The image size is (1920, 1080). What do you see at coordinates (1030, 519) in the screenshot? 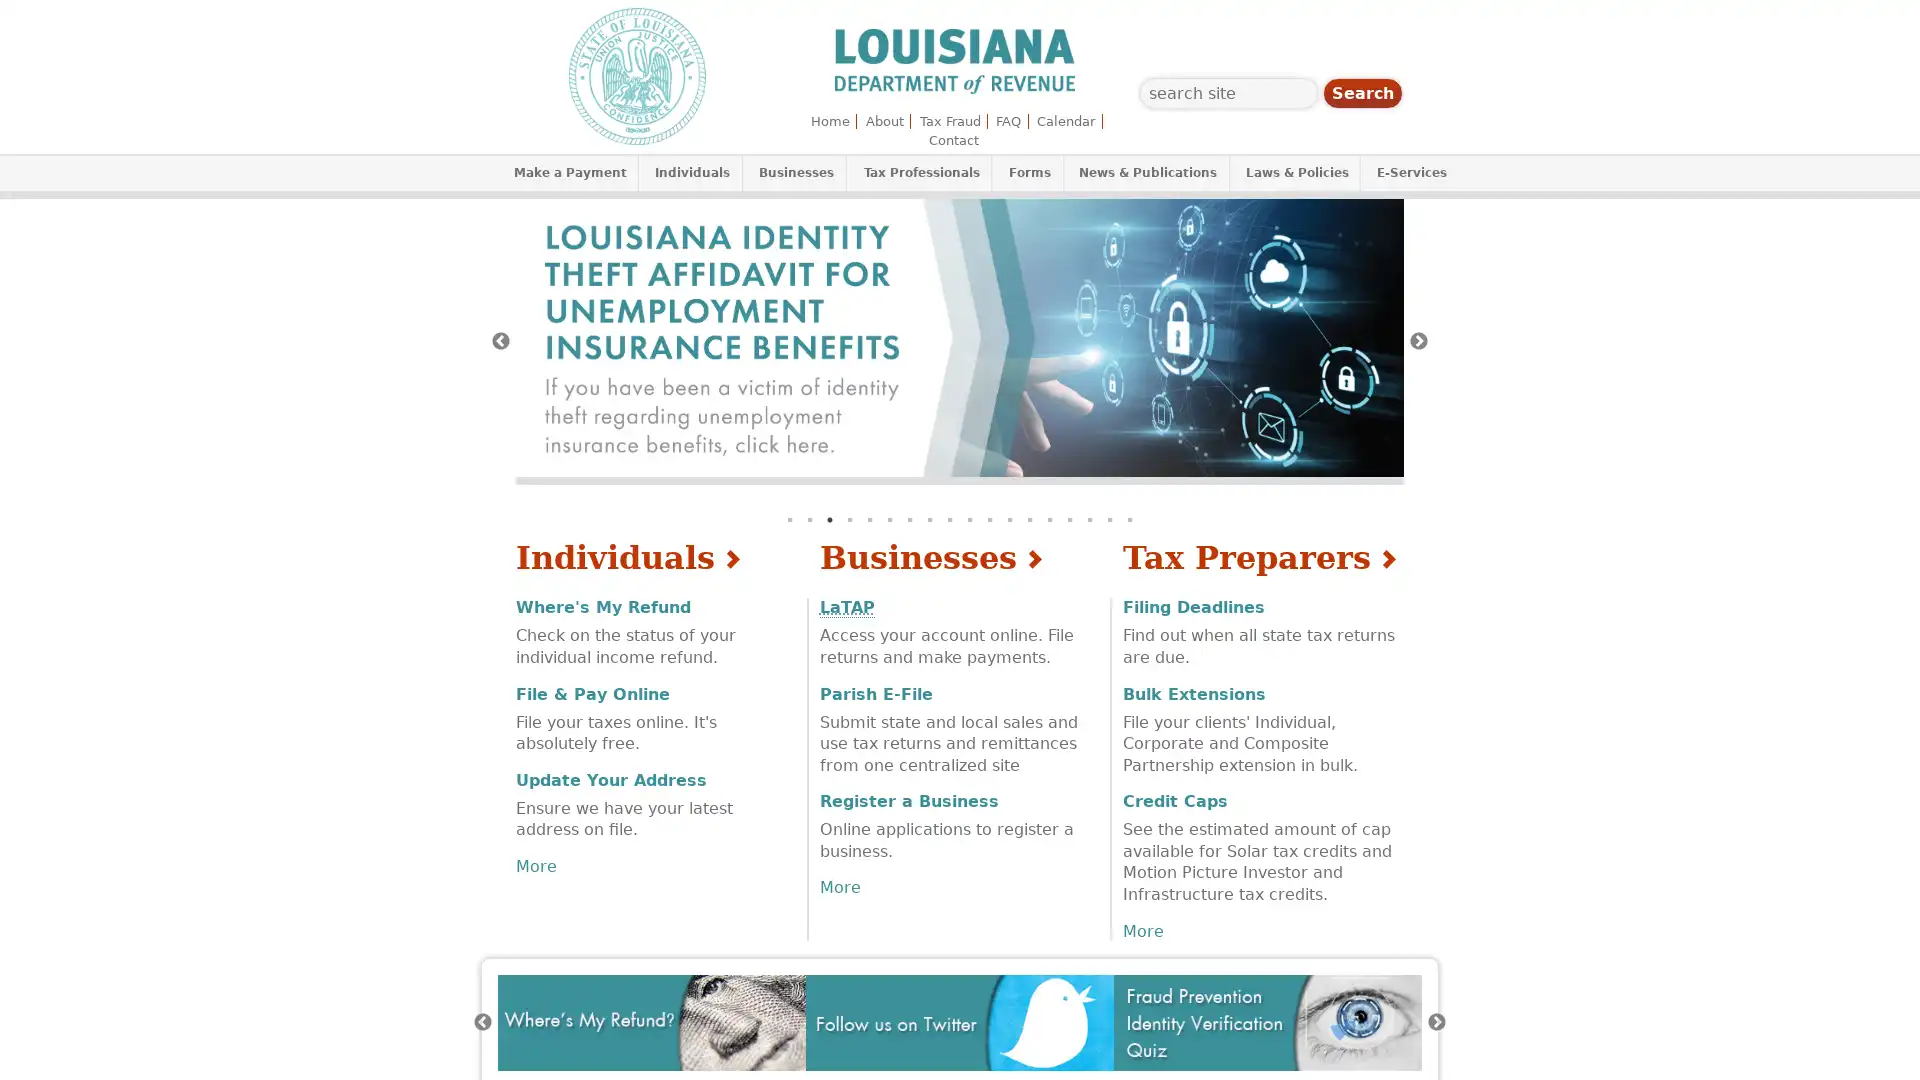
I see `13` at bounding box center [1030, 519].